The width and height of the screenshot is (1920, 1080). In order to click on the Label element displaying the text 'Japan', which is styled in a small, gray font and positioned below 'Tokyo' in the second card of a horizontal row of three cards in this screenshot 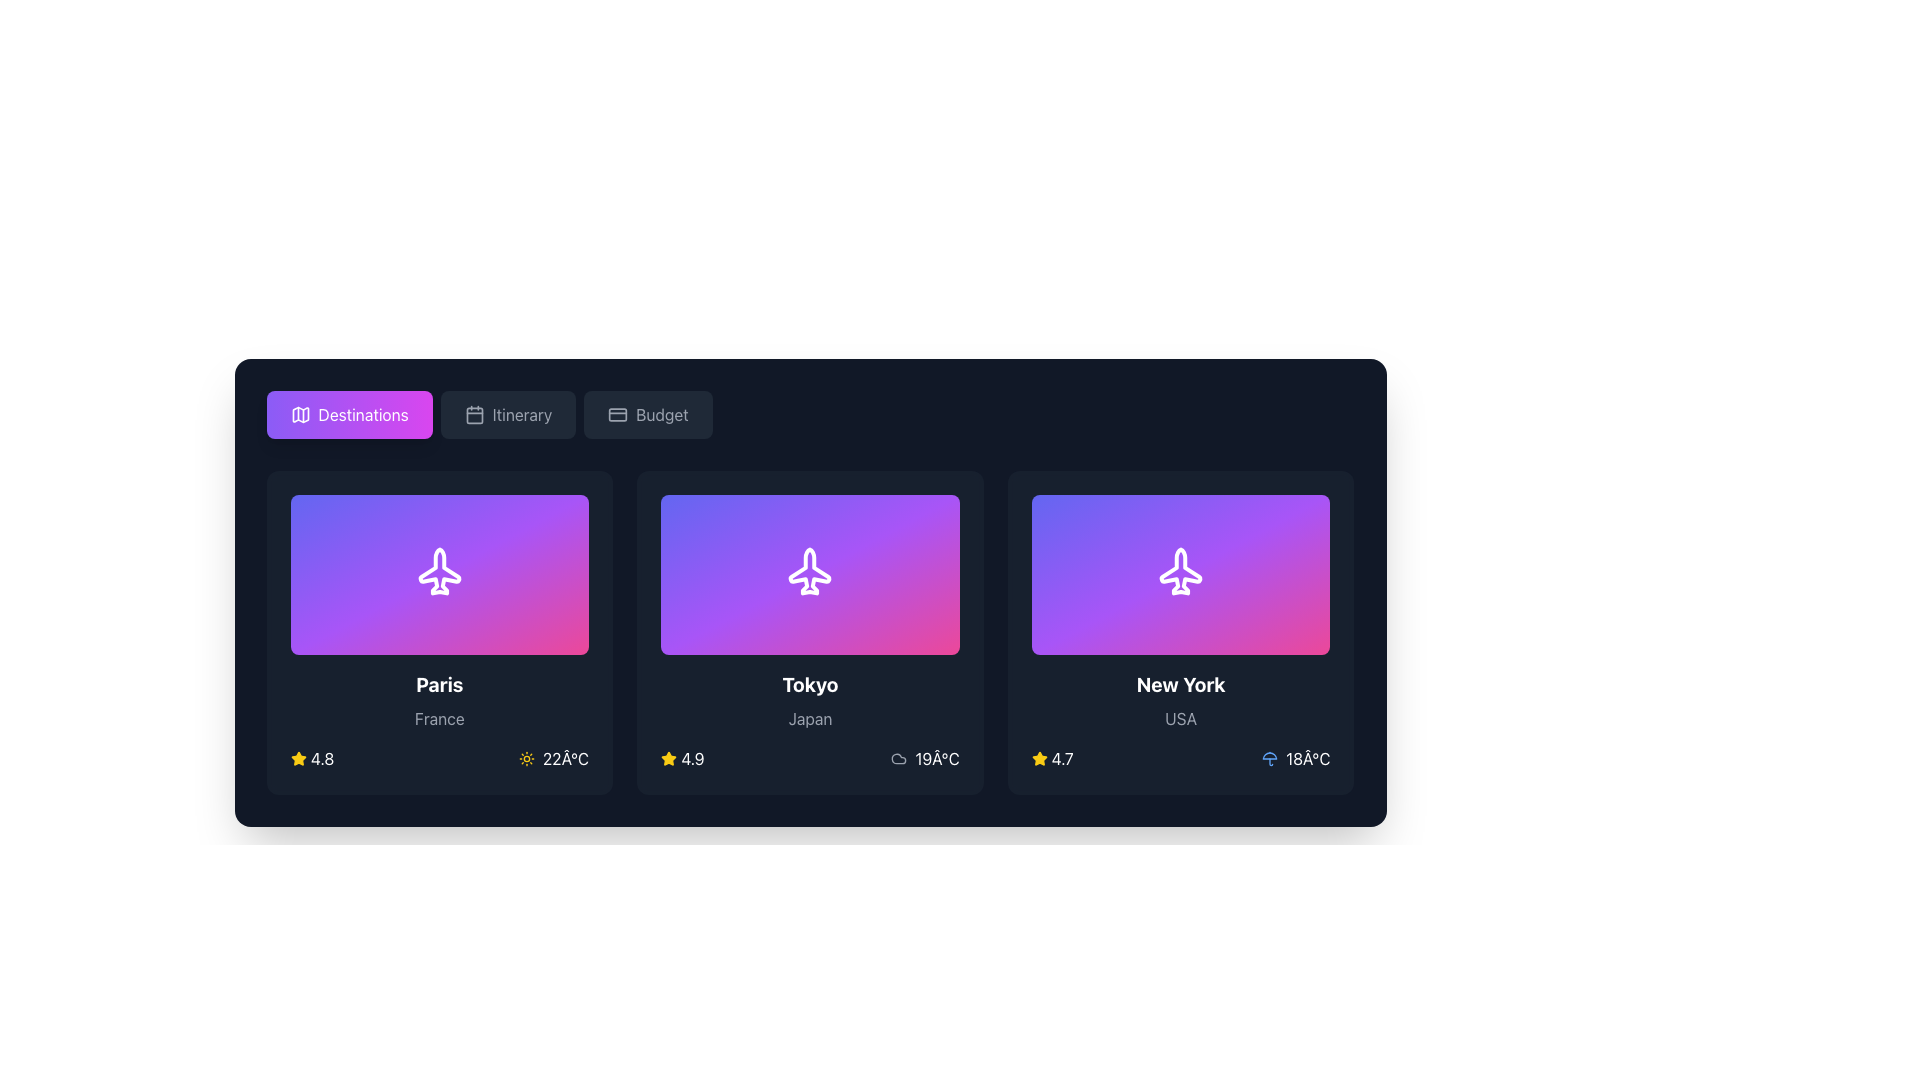, I will do `click(810, 717)`.